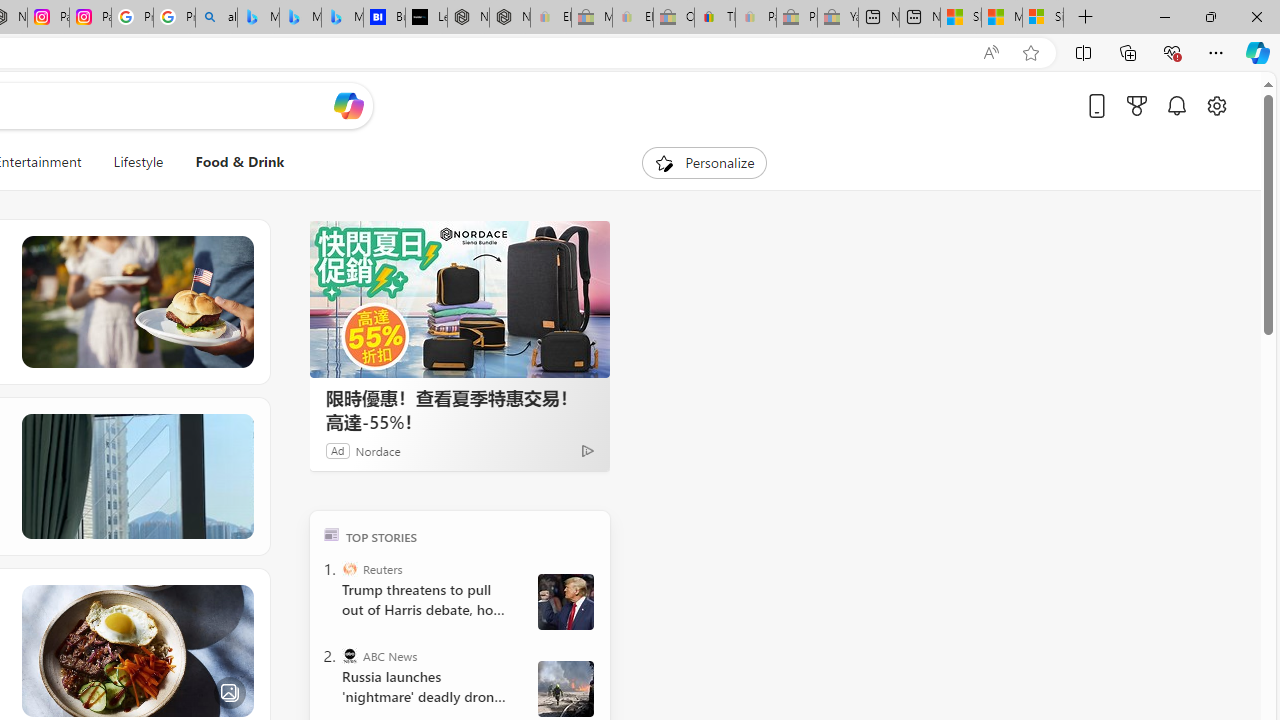  What do you see at coordinates (350, 655) in the screenshot?
I see `'ABC News'` at bounding box center [350, 655].